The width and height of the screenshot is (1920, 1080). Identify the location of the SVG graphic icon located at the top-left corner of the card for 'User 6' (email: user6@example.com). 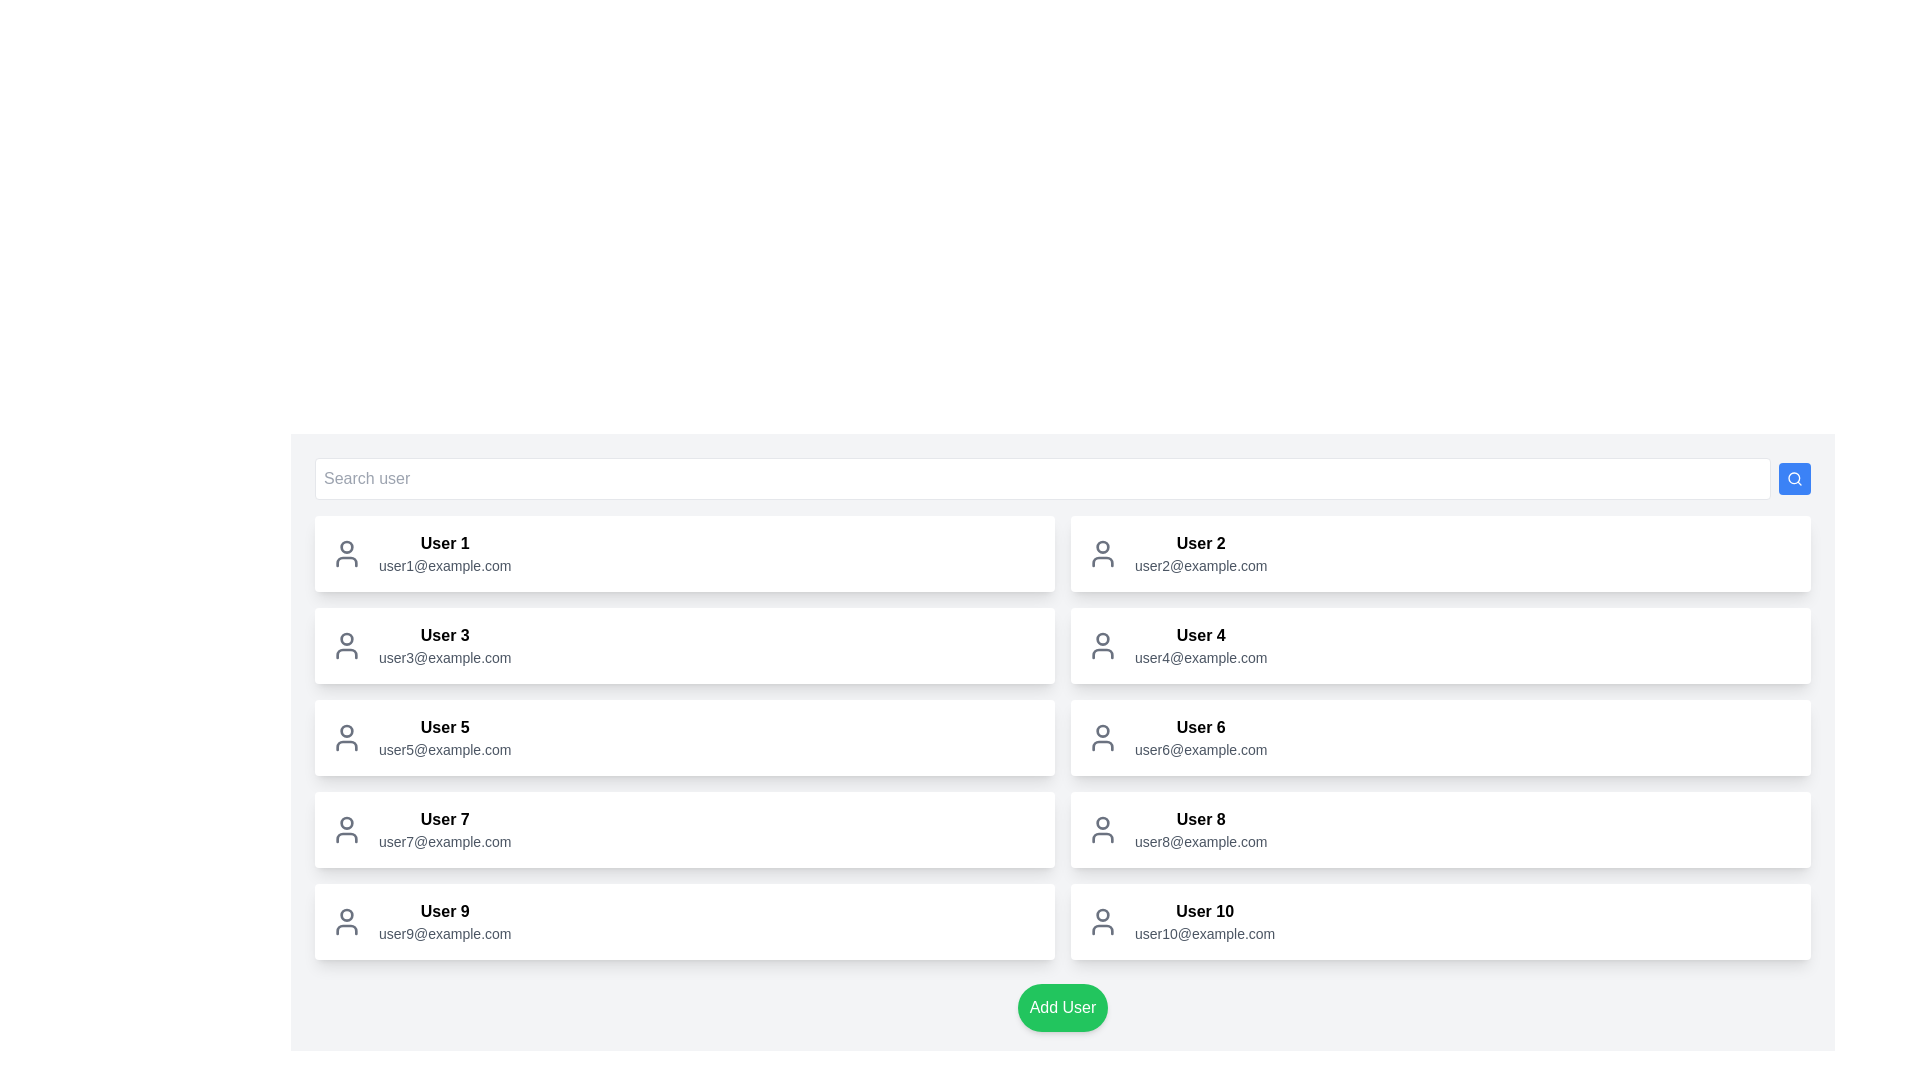
(1102, 737).